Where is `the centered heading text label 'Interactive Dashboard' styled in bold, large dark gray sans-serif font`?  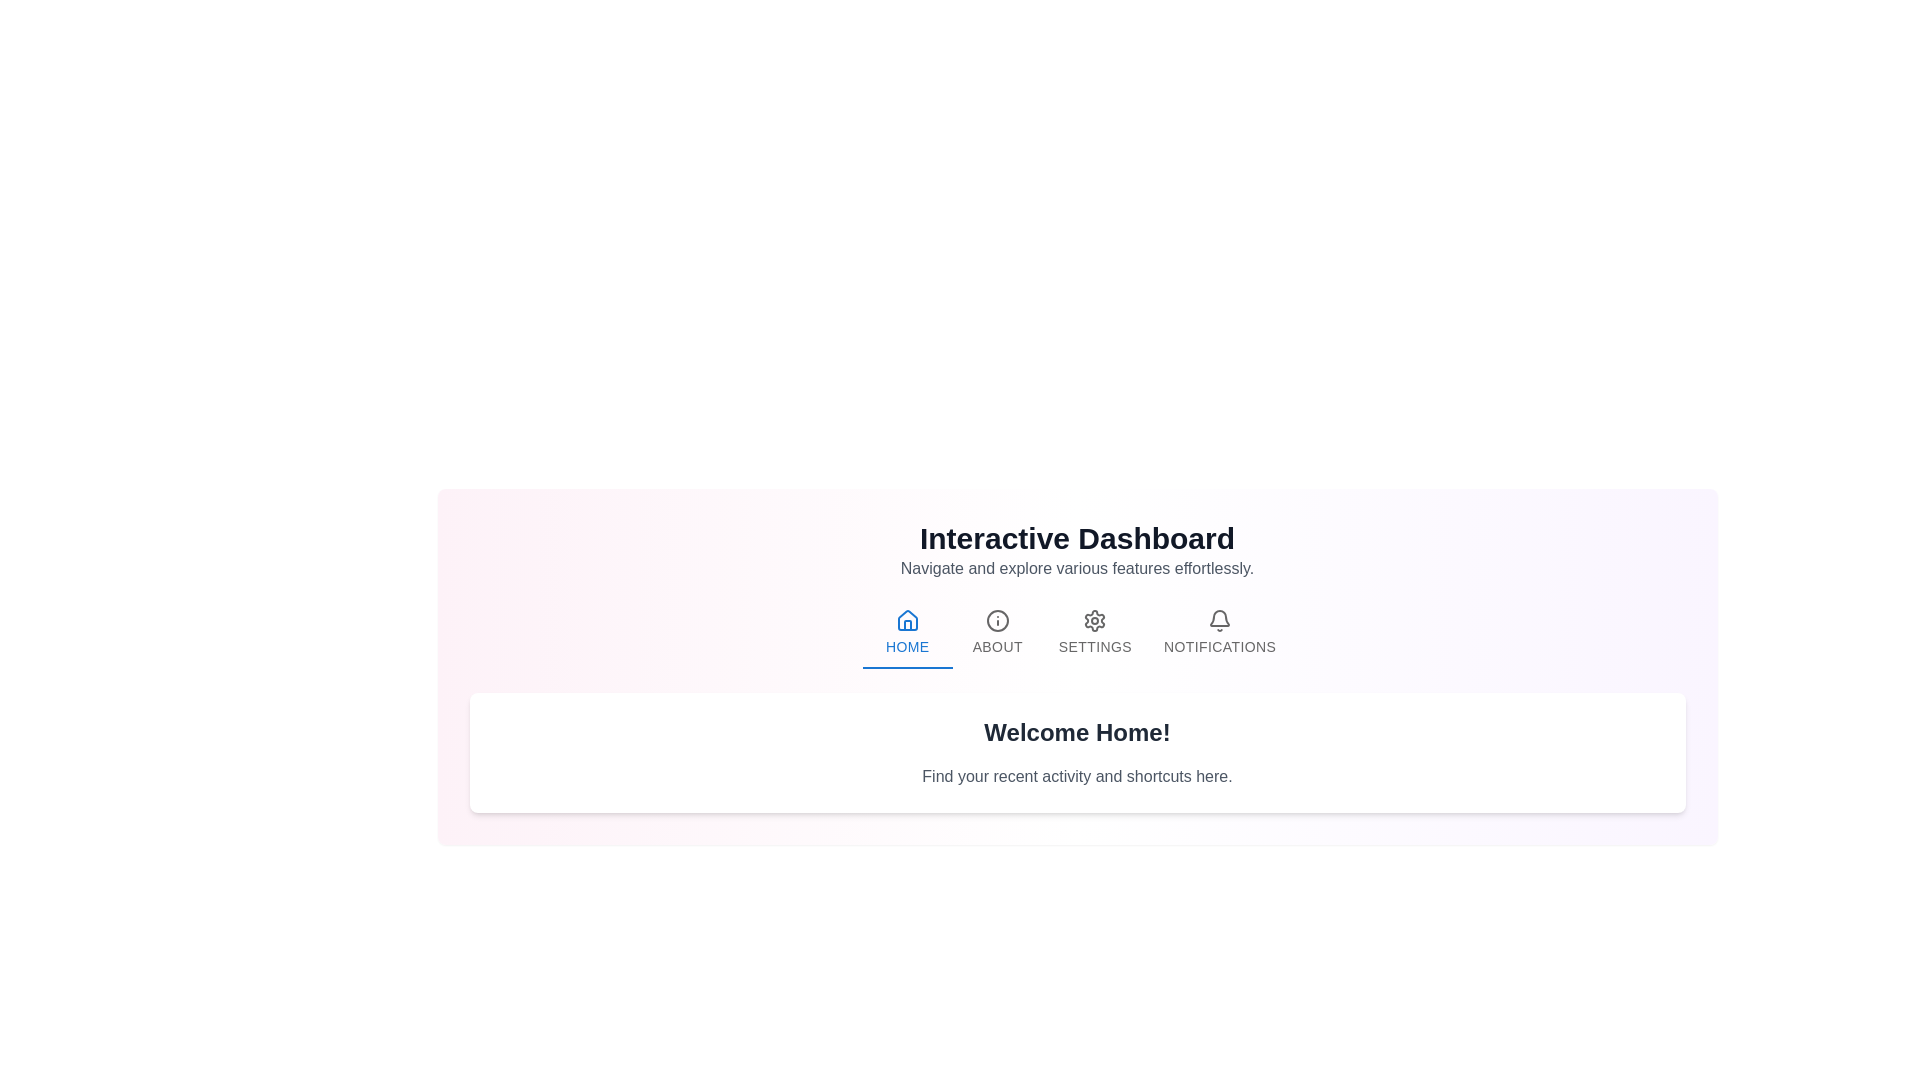 the centered heading text label 'Interactive Dashboard' styled in bold, large dark gray sans-serif font is located at coordinates (1076, 538).